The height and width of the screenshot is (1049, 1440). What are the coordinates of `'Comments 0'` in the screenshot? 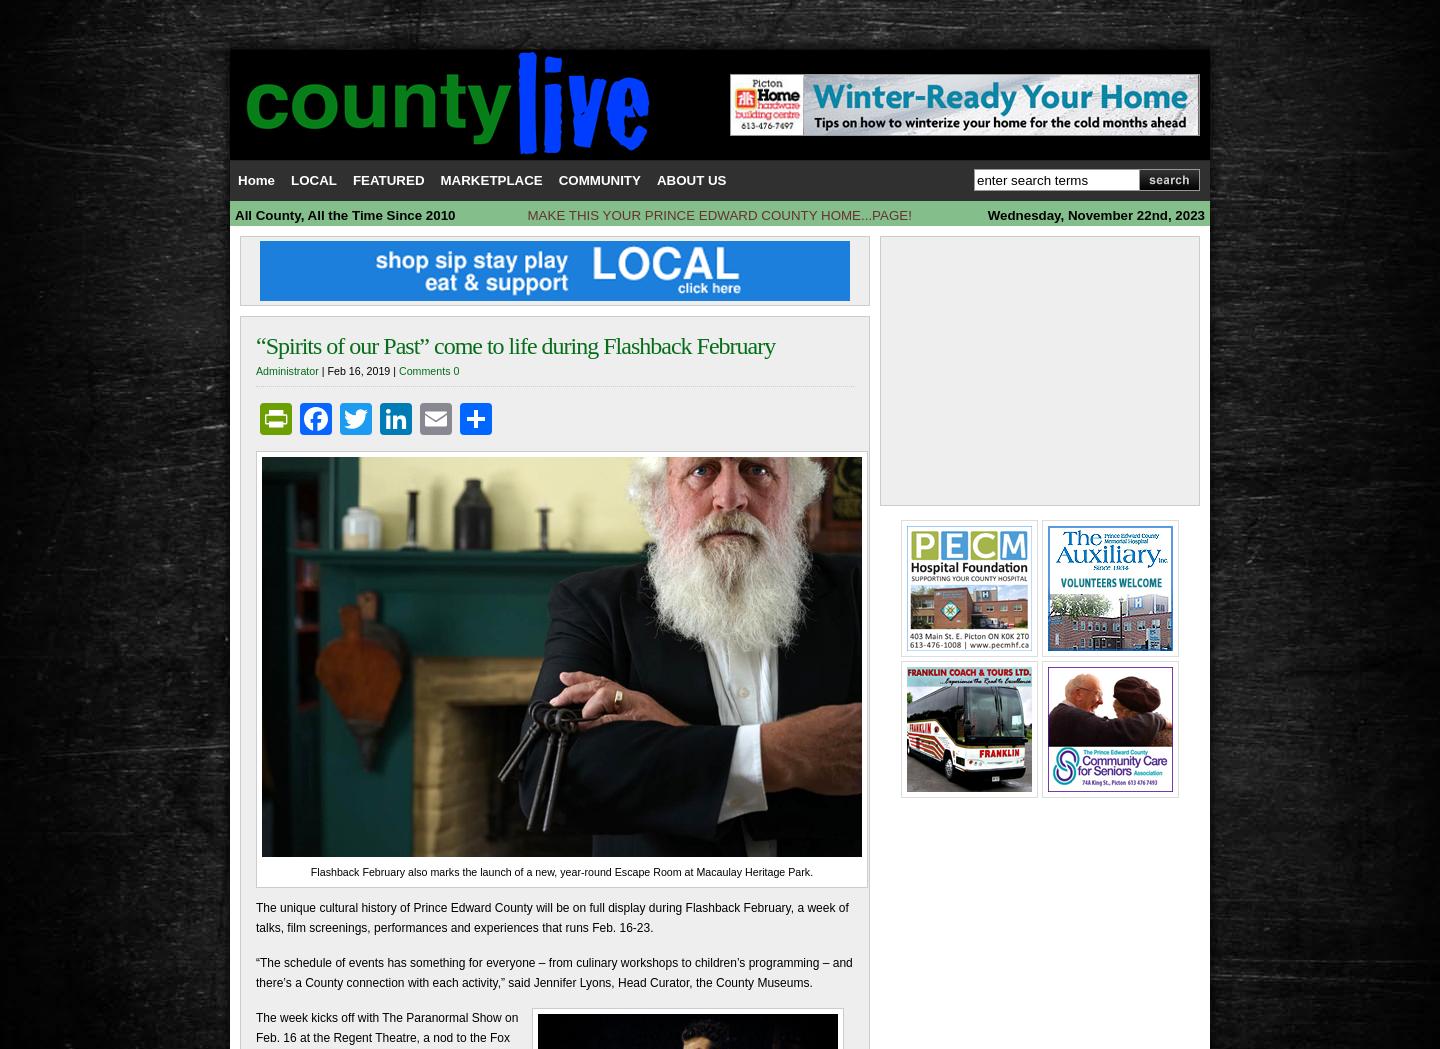 It's located at (428, 369).